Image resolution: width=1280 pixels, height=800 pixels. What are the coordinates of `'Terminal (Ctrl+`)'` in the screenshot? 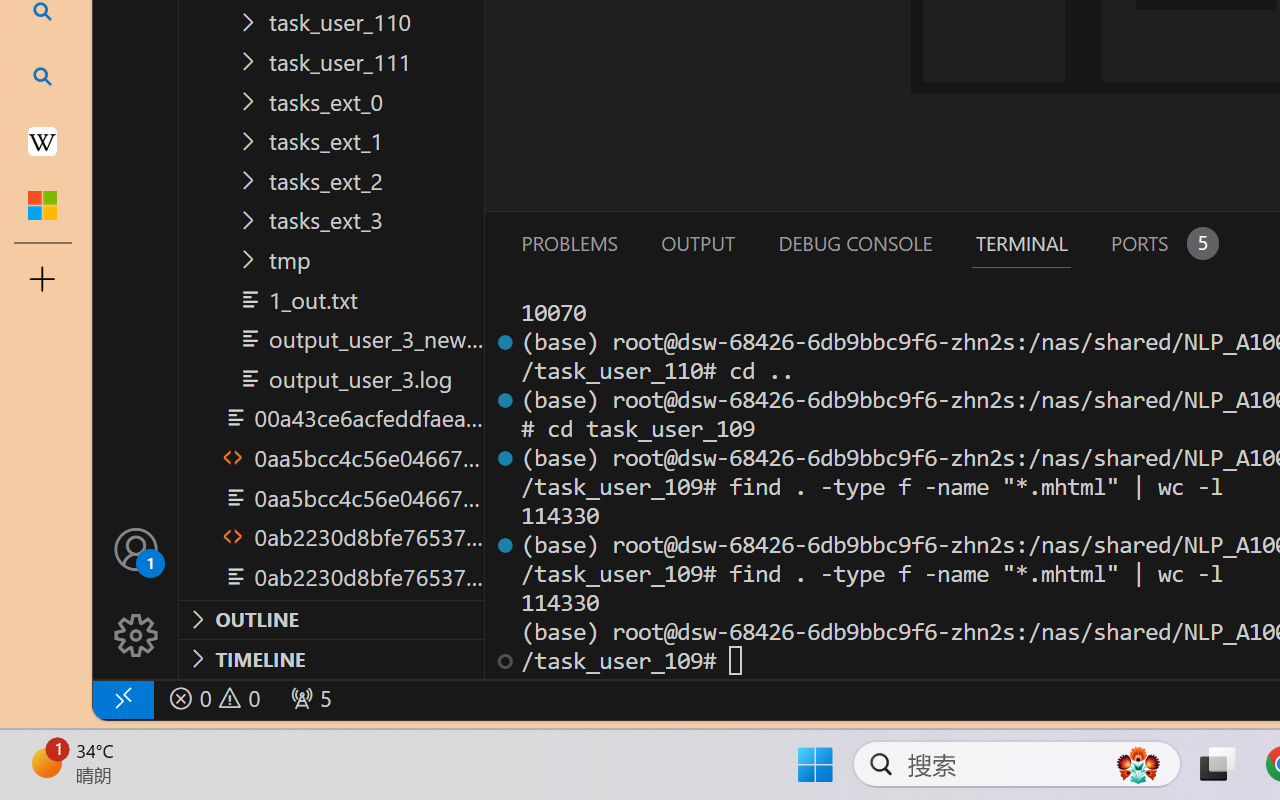 It's located at (1021, 242).